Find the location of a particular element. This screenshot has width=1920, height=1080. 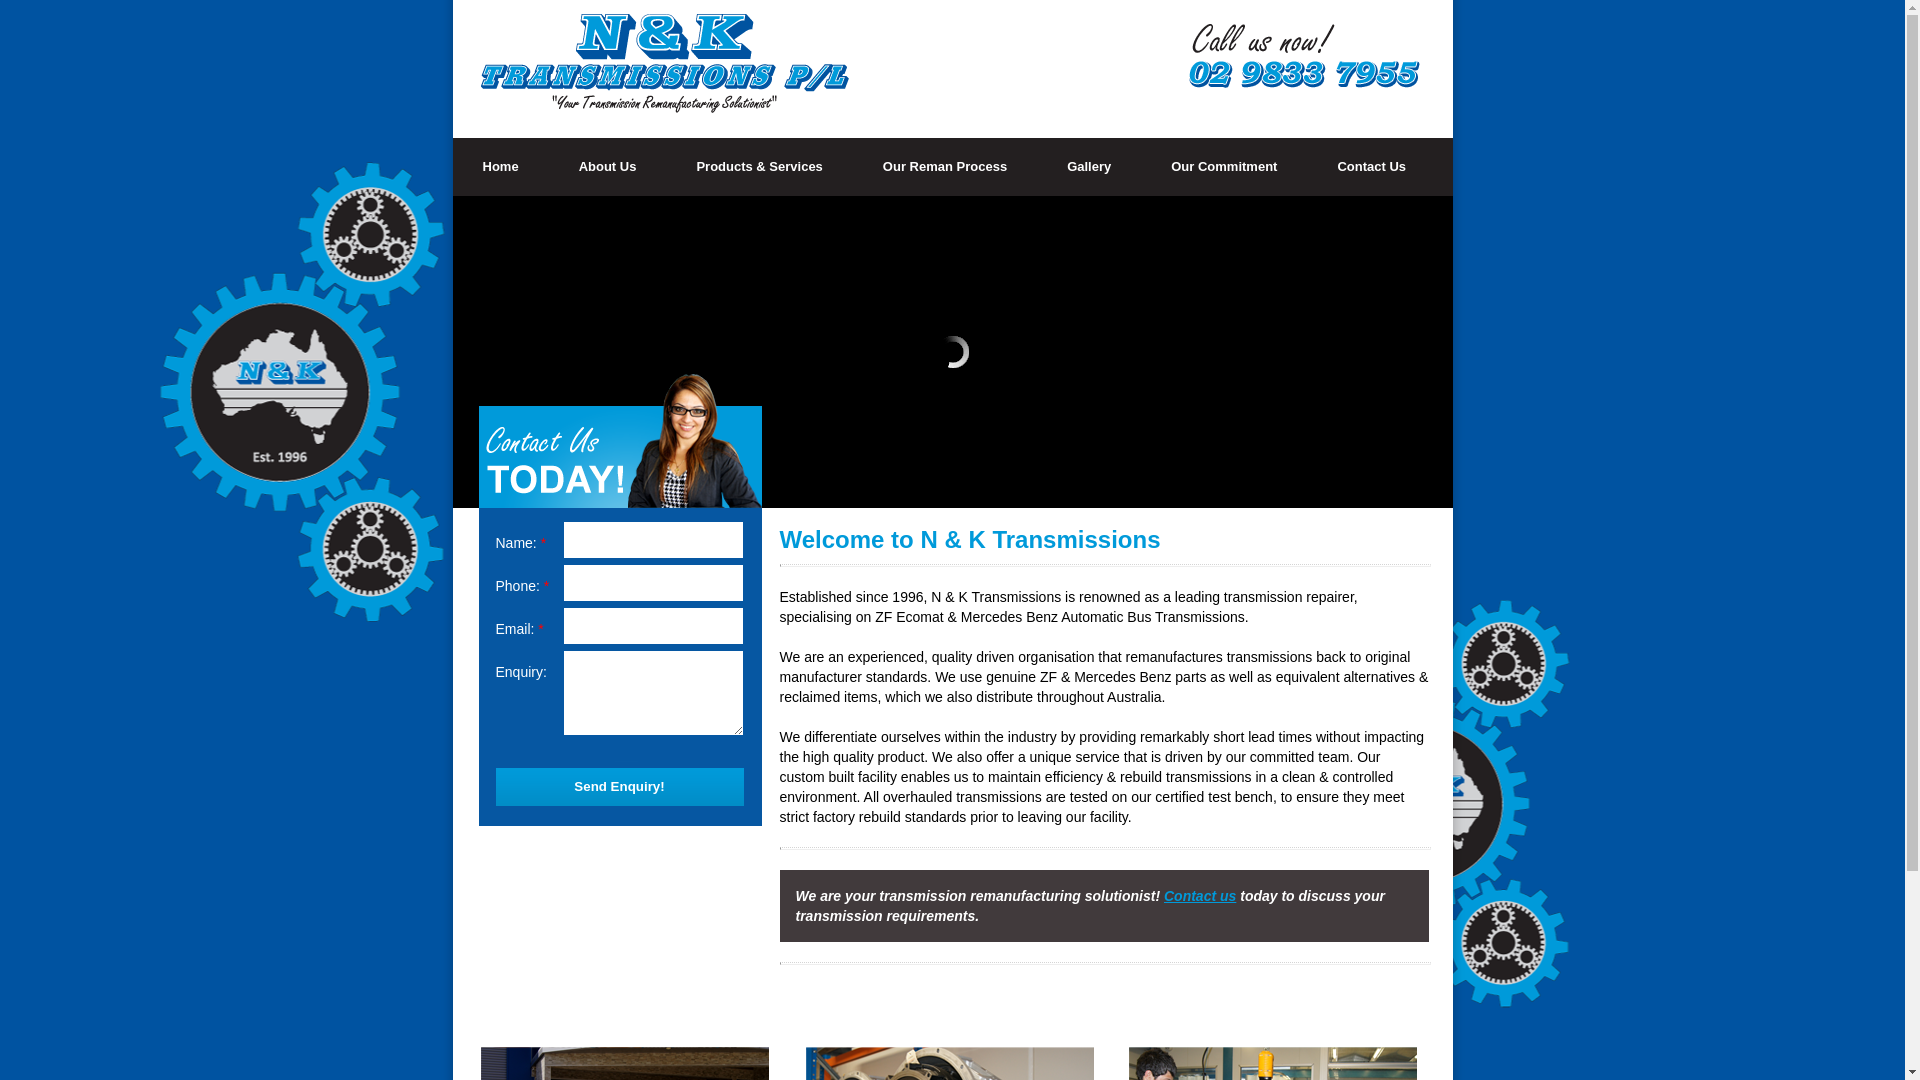

'Our Commitment' is located at coordinates (1223, 165).